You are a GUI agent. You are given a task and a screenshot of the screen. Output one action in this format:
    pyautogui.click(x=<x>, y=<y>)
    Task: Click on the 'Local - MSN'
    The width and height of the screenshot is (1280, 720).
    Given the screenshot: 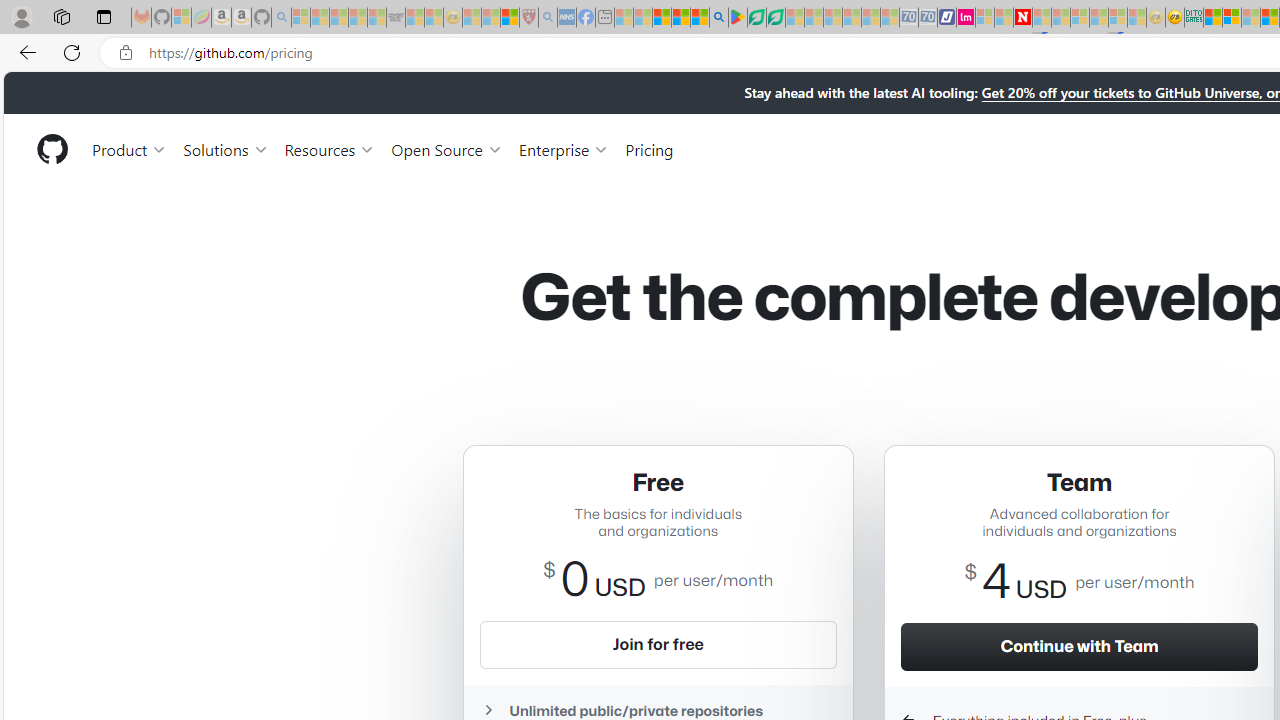 What is the action you would take?
    pyautogui.click(x=509, y=17)
    